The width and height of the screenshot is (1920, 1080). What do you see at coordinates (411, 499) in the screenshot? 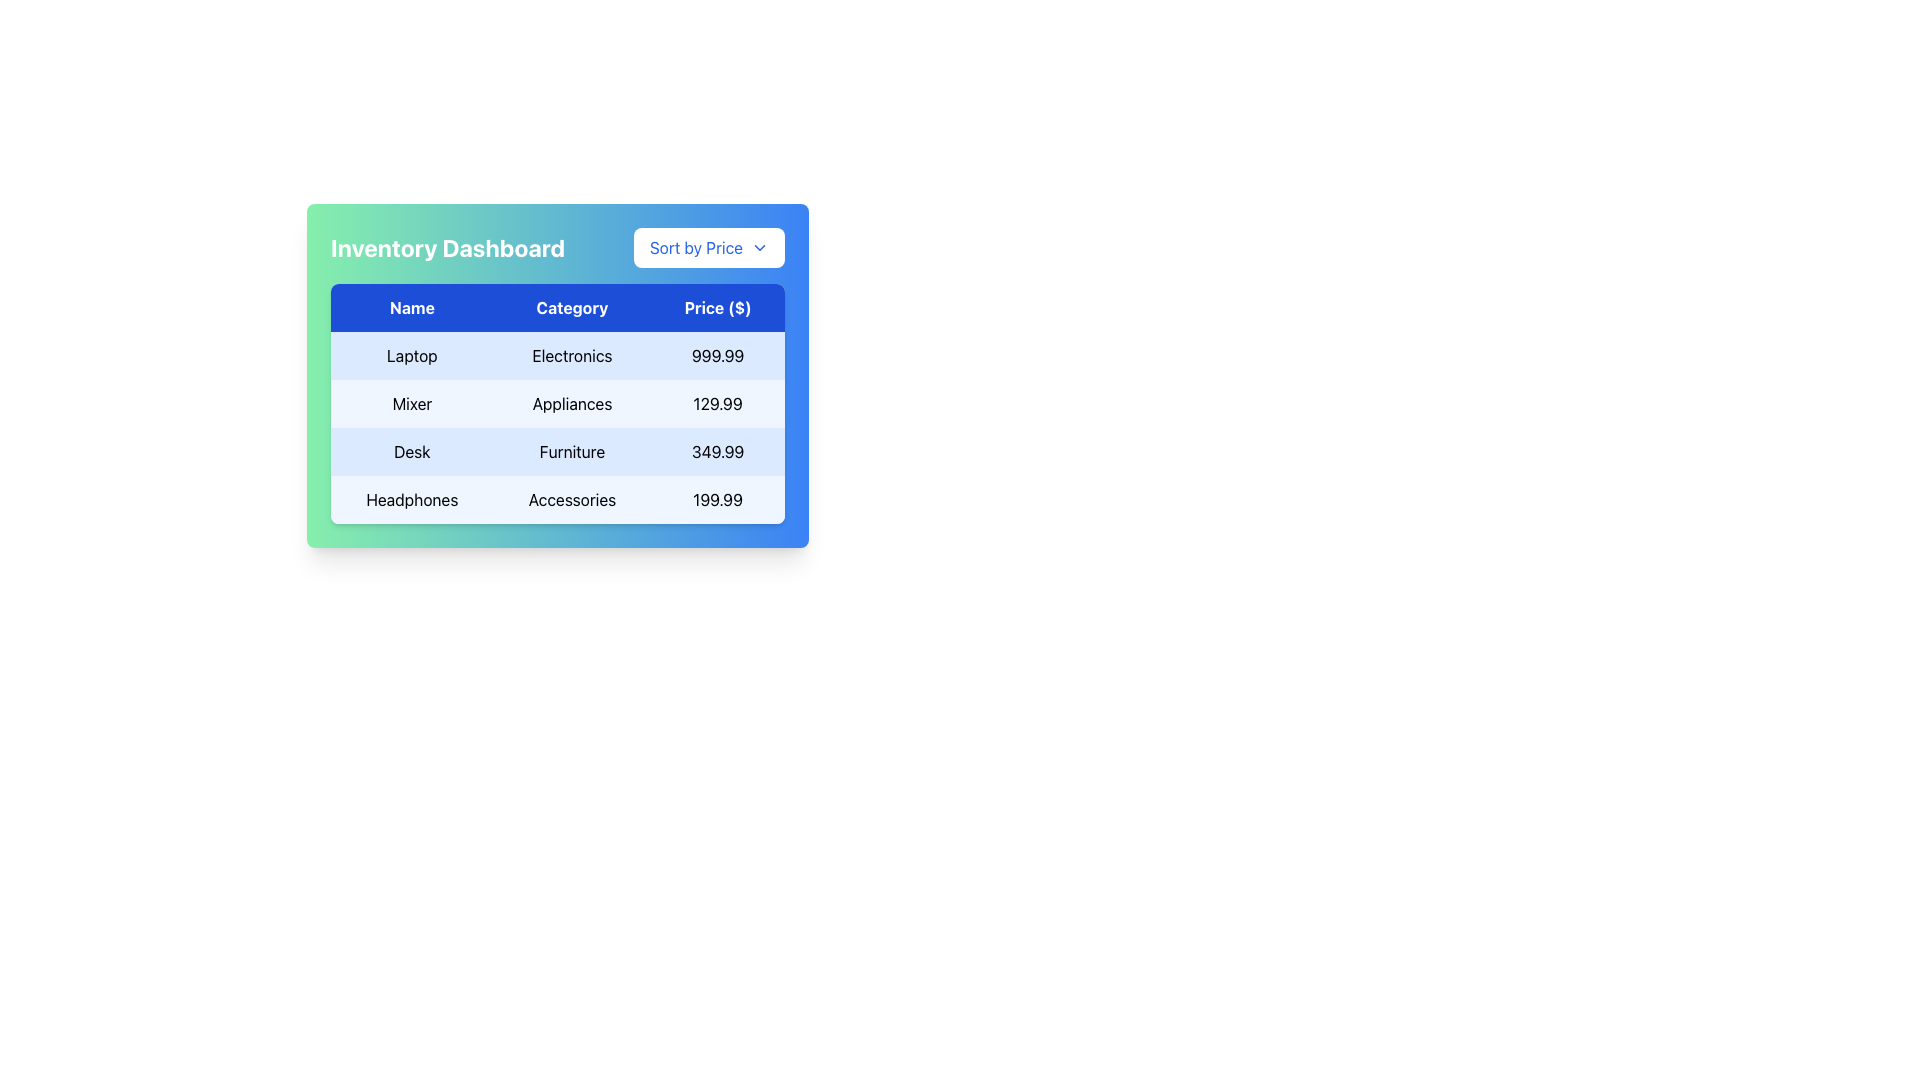
I see `the text label in the leftmost column of the last row in a three-column table, which provides the name of an item listed in the table` at bounding box center [411, 499].